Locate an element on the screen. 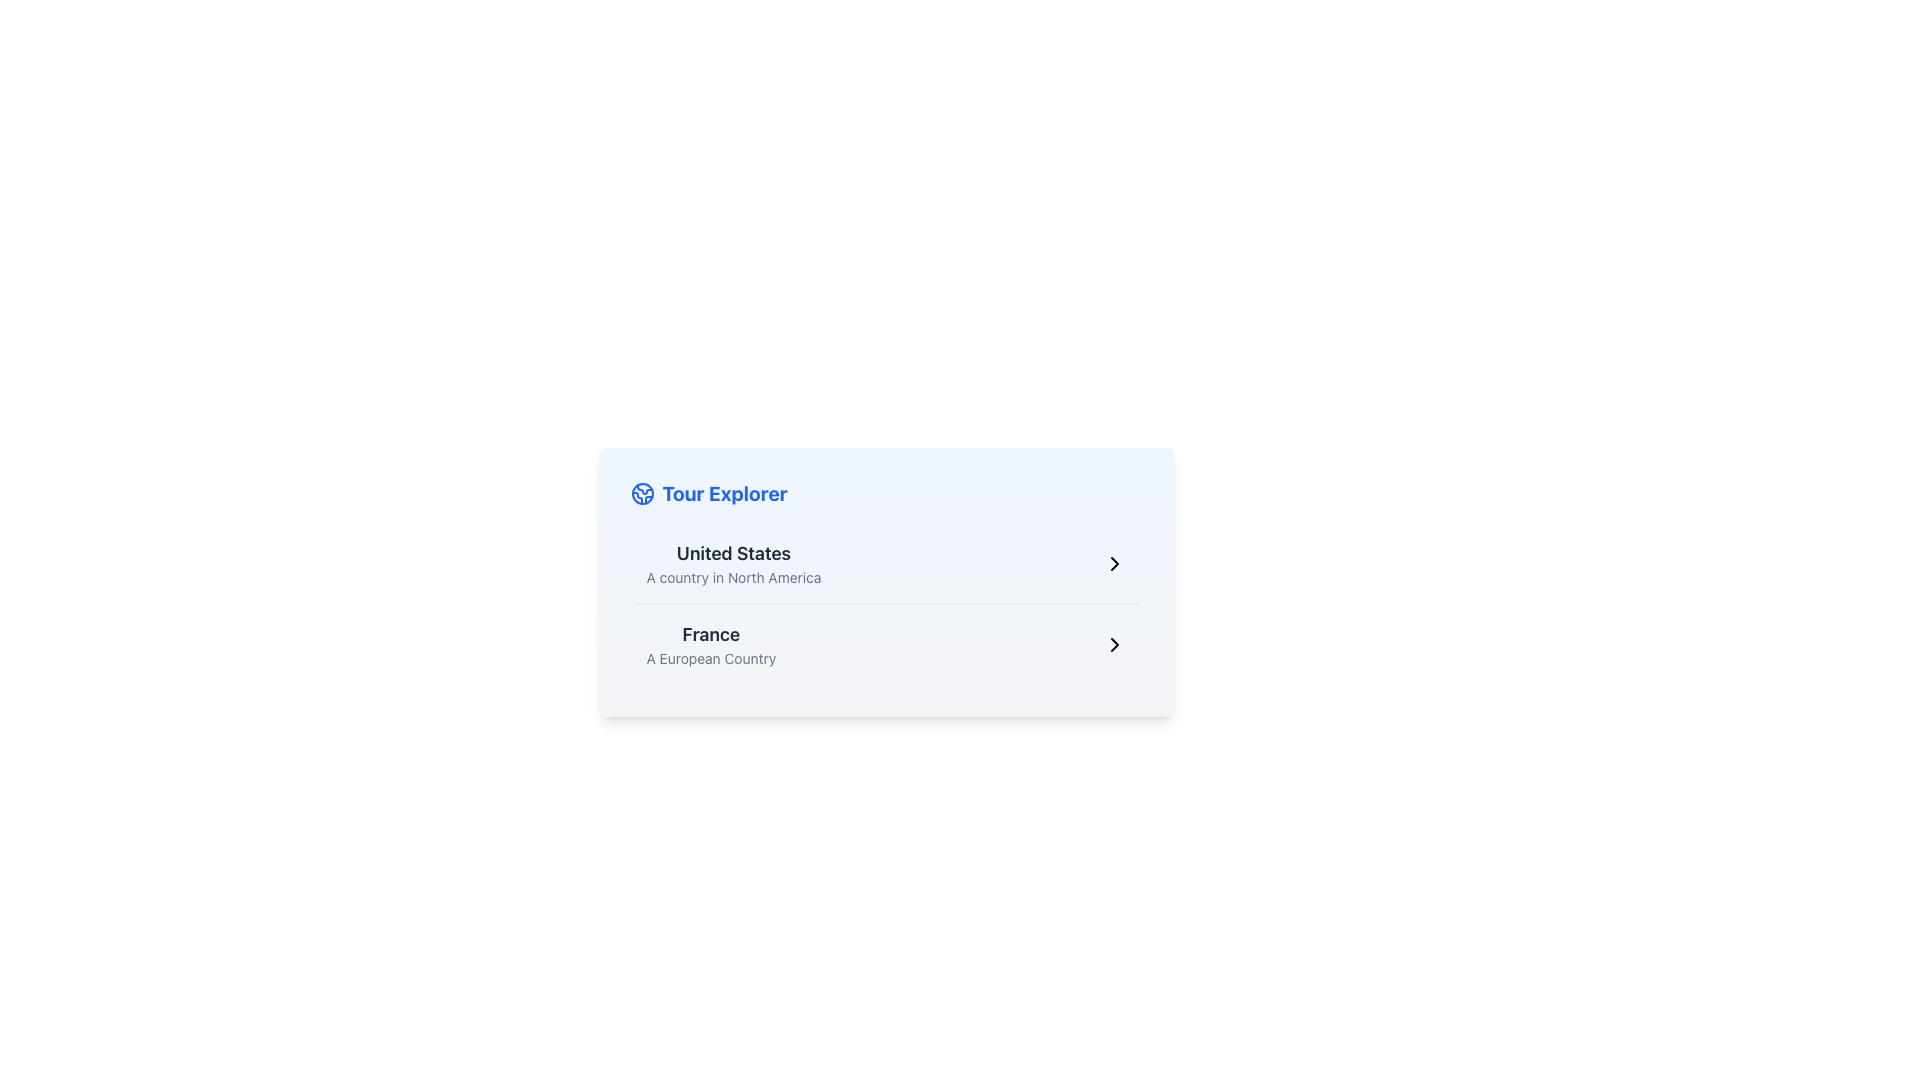 The height and width of the screenshot is (1080, 1920). the list item representing the country 'France' in the 'Tour Explorer' section to navigate through the options is located at coordinates (885, 644).